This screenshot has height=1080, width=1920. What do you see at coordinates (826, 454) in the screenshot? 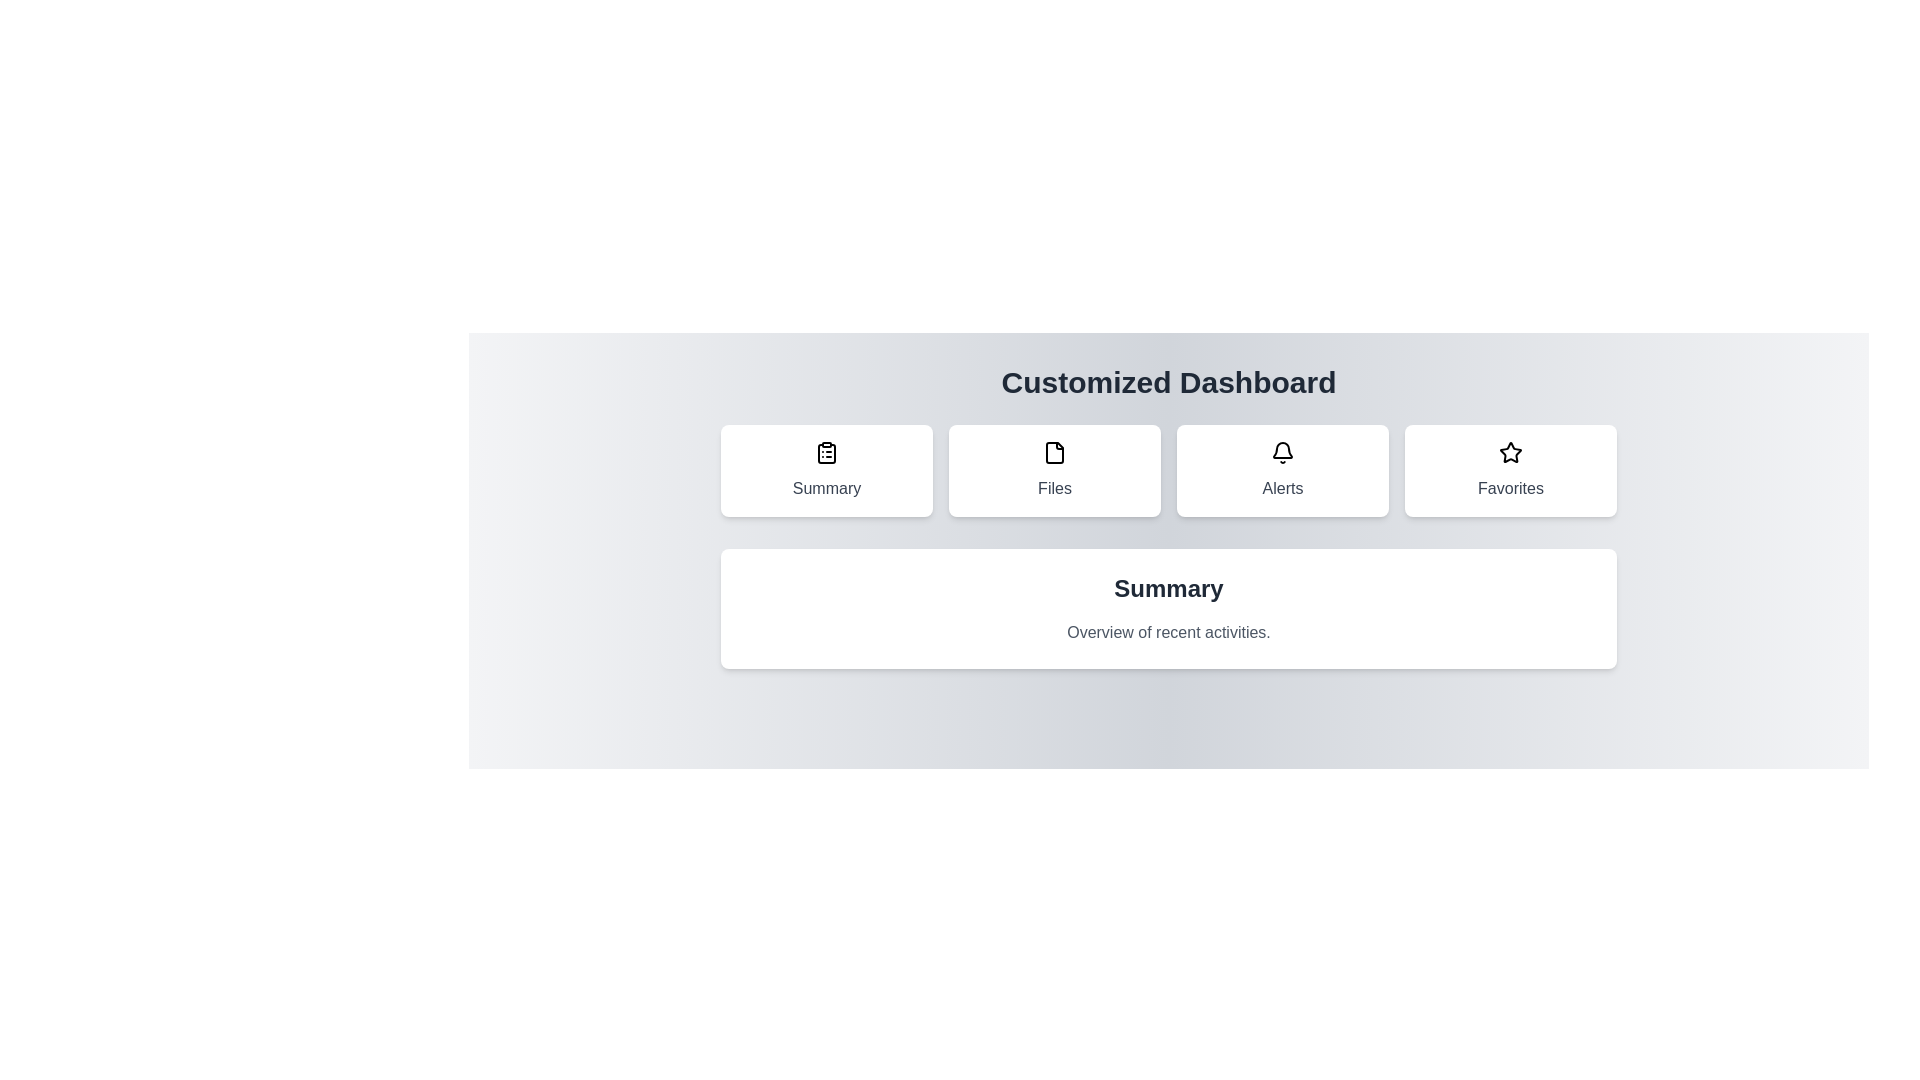
I see `the 'Summary' icon located in the leftmost button of the top row` at bounding box center [826, 454].